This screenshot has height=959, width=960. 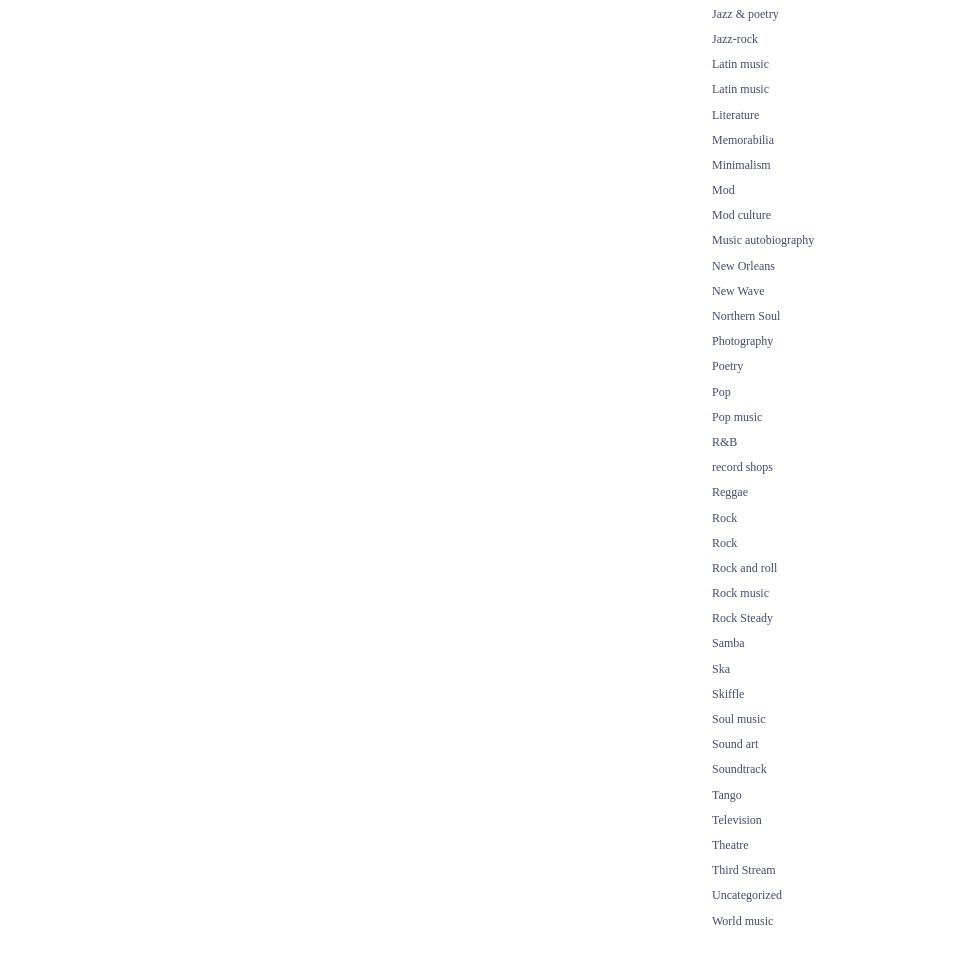 I want to click on 'Literature', so click(x=734, y=114).